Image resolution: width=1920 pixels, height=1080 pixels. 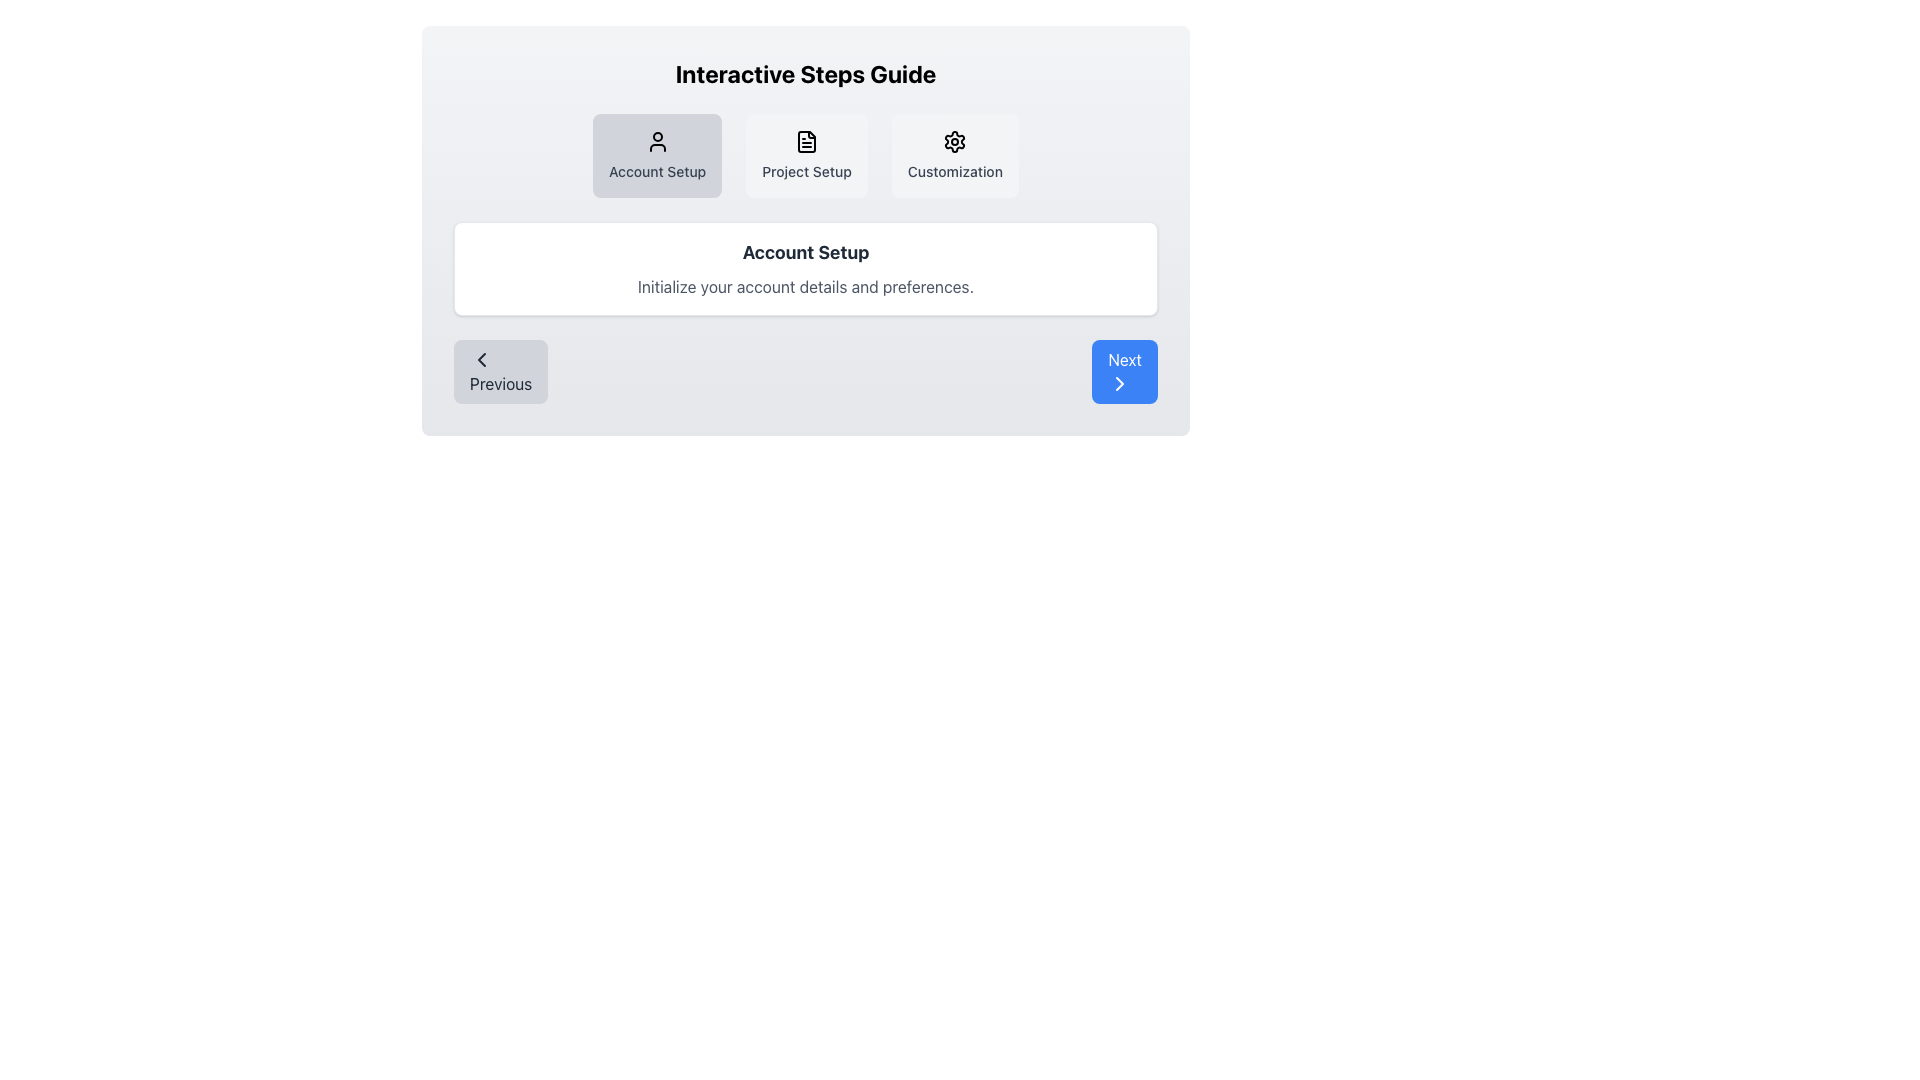 What do you see at coordinates (806, 154) in the screenshot?
I see `the middle section of the button labeled 'Project Setup' which is part of a horizontal layout of three sections within the 'Interactive Steps Guide.'` at bounding box center [806, 154].